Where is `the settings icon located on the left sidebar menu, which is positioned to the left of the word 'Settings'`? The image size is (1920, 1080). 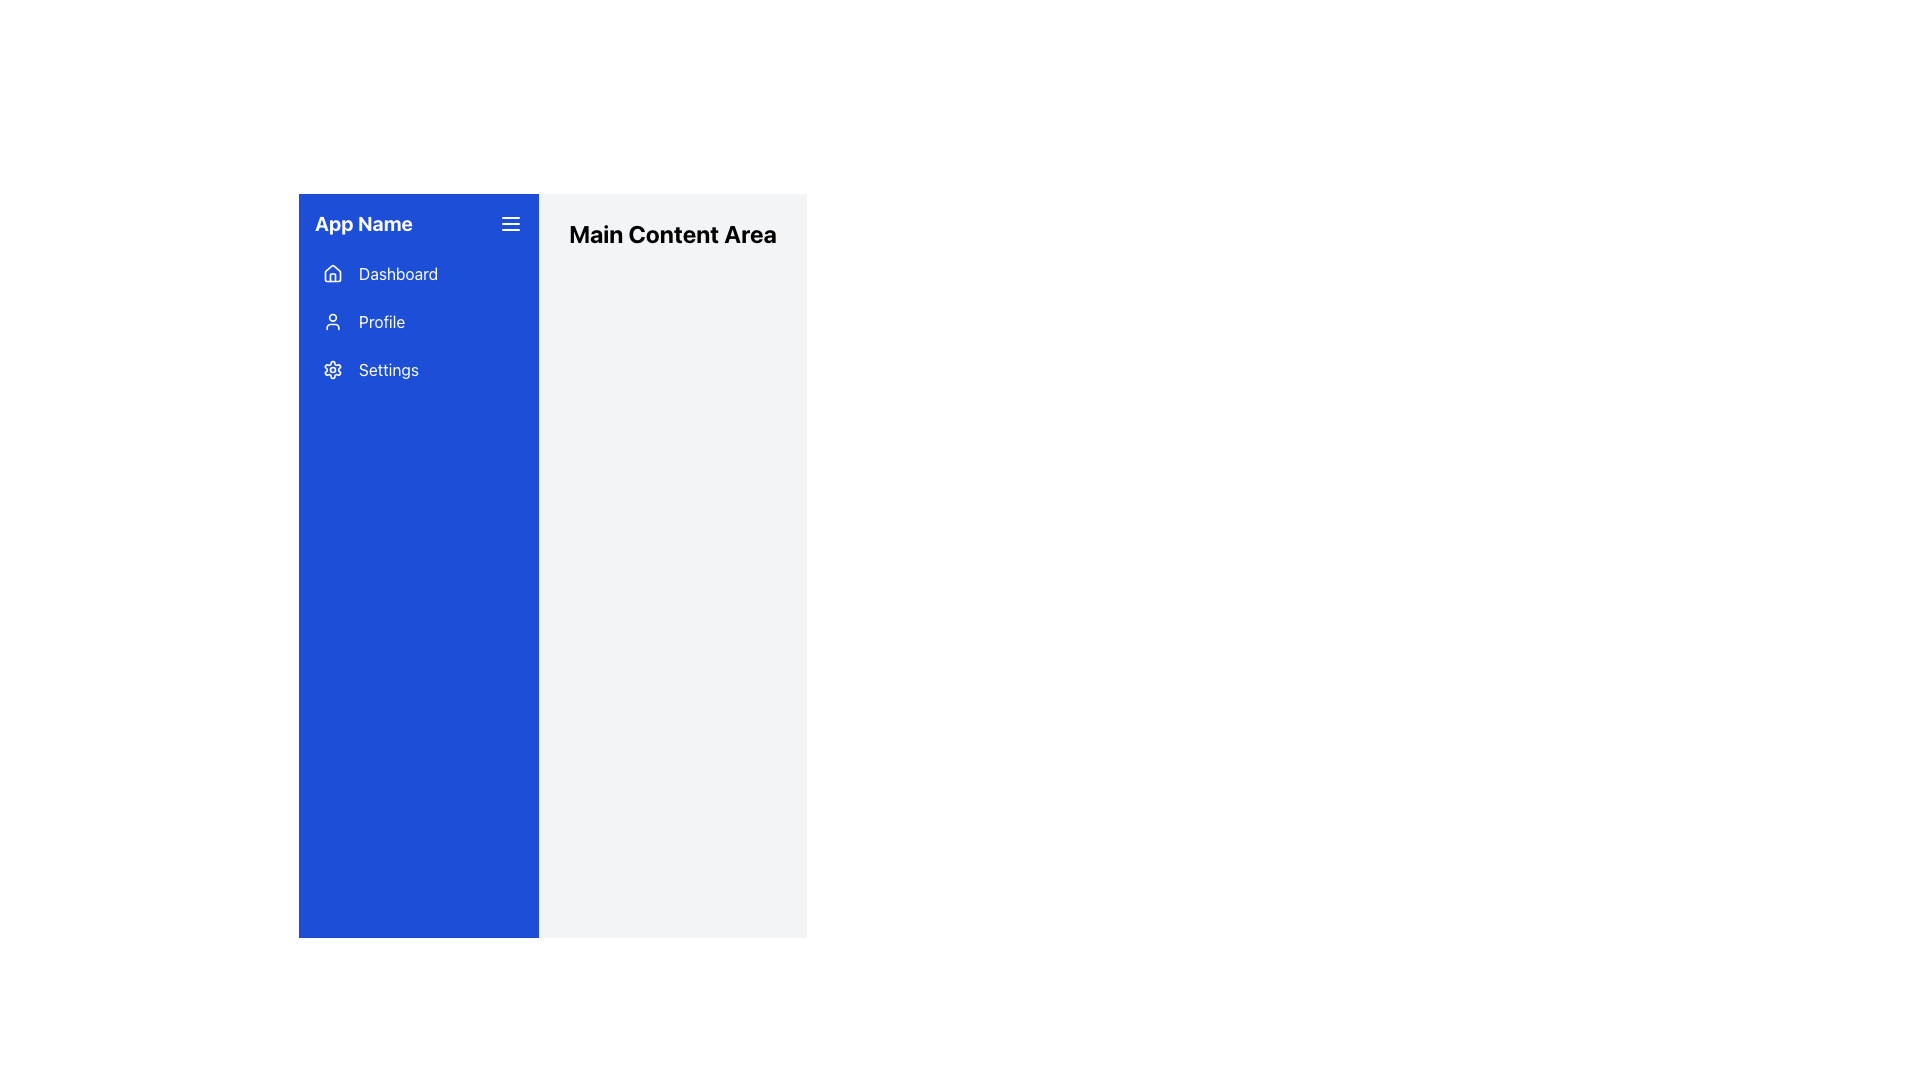
the settings icon located on the left sidebar menu, which is positioned to the left of the word 'Settings' is located at coordinates (332, 370).